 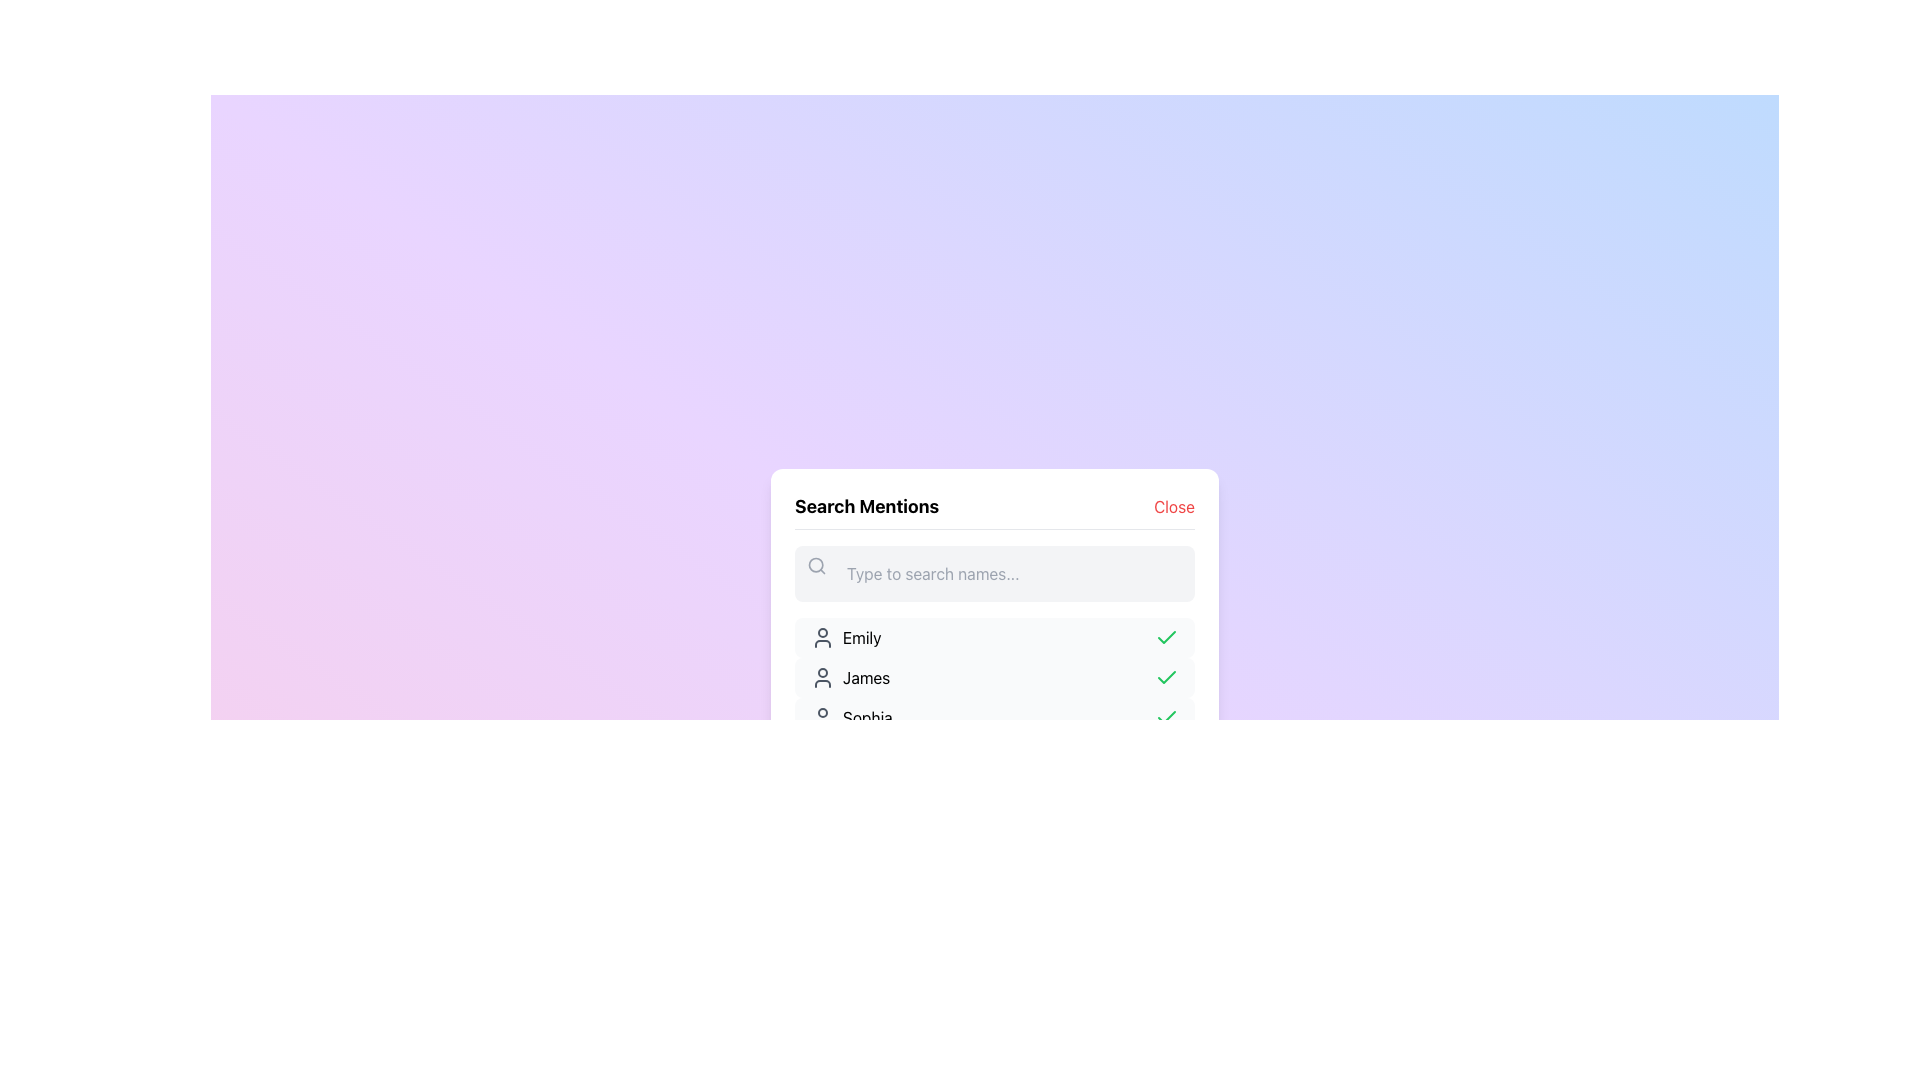 I want to click on the user profile icon representing 'James', located under the 'Search Mentions' header, as the leftmost component of the second row, so click(x=822, y=676).